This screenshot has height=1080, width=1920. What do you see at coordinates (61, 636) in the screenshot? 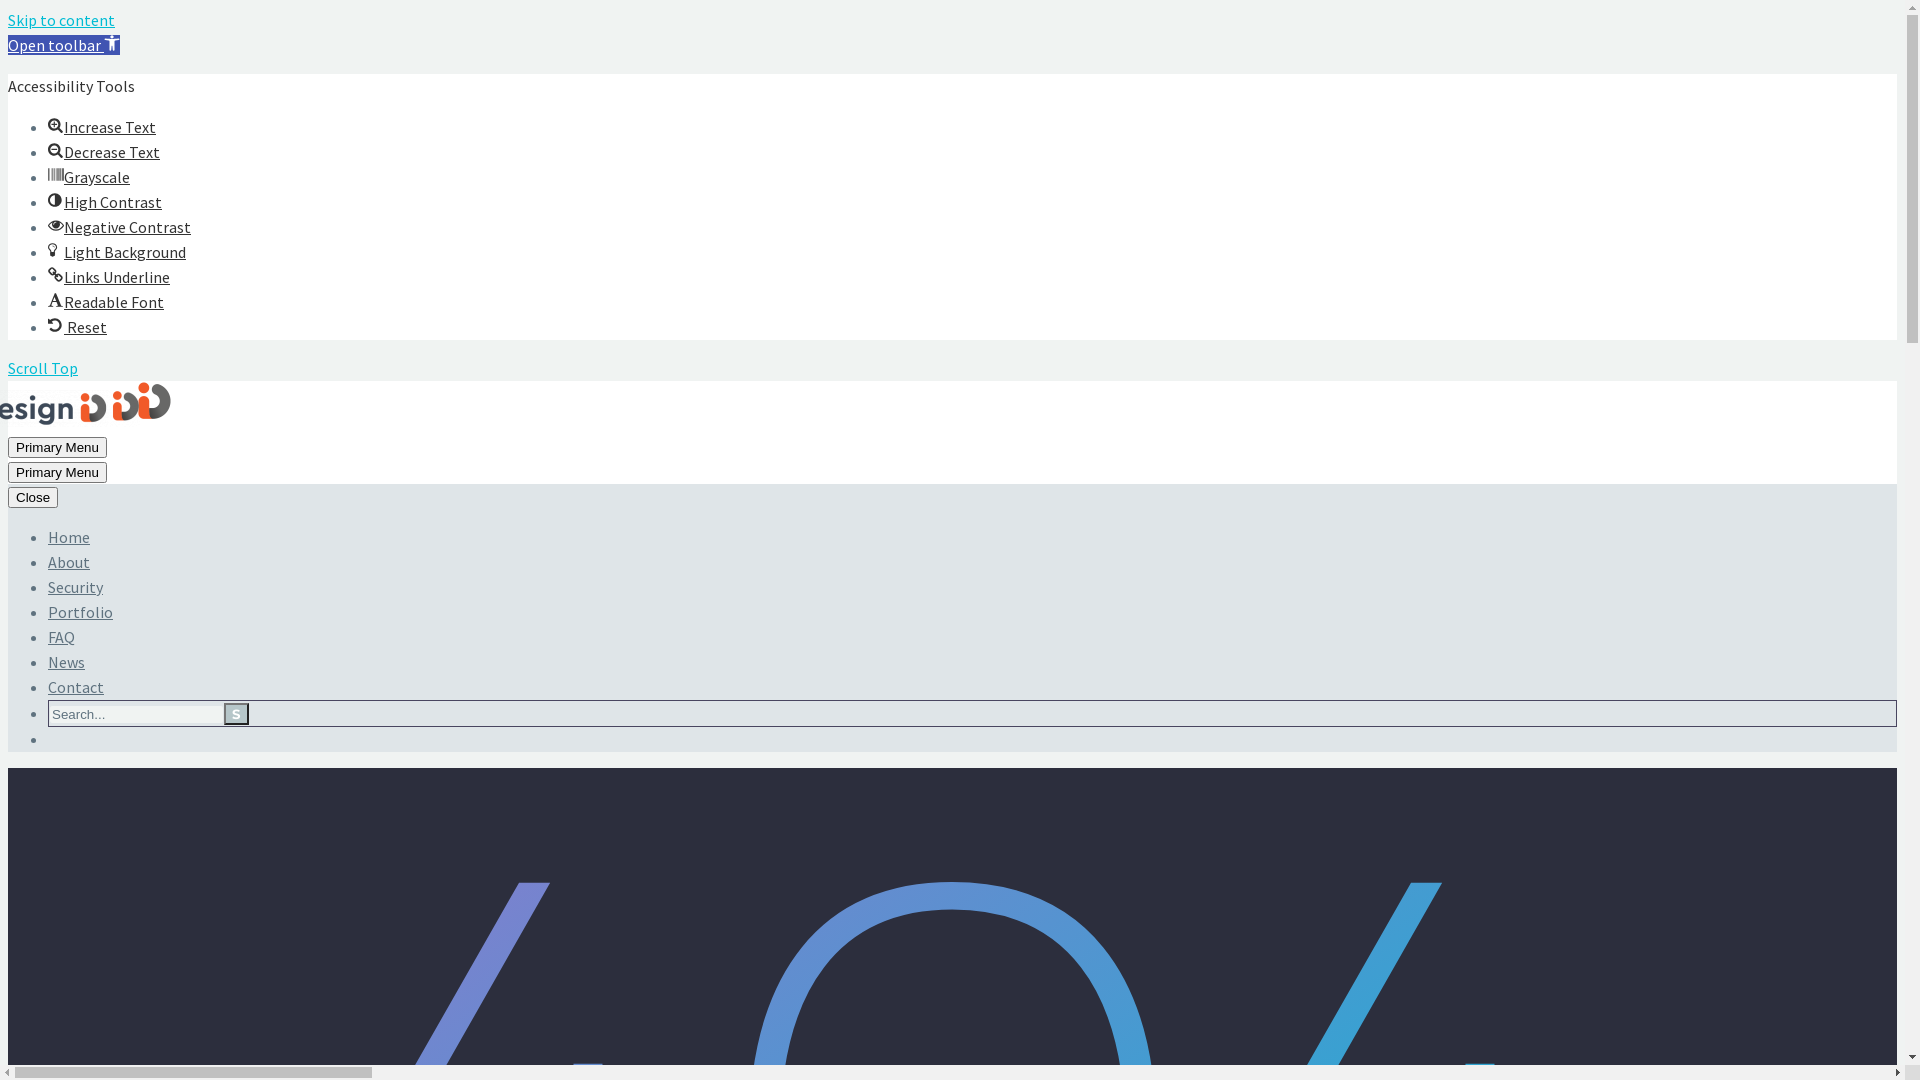
I see `'FAQ'` at bounding box center [61, 636].